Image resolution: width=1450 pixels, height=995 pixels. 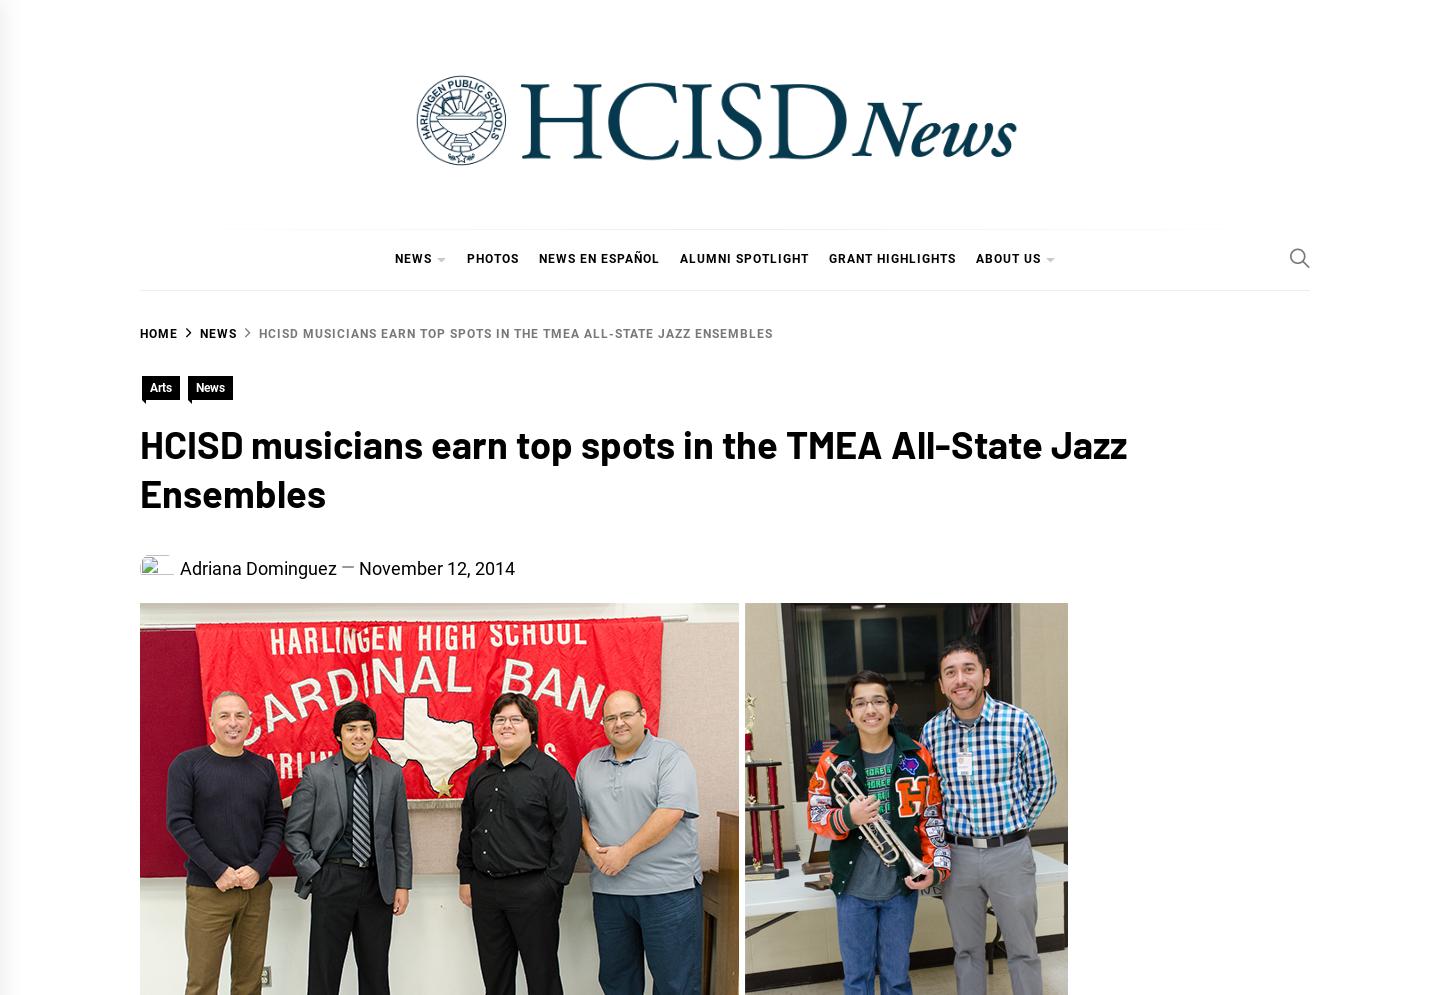 What do you see at coordinates (451, 348) in the screenshot?
I see `'Academics'` at bounding box center [451, 348].